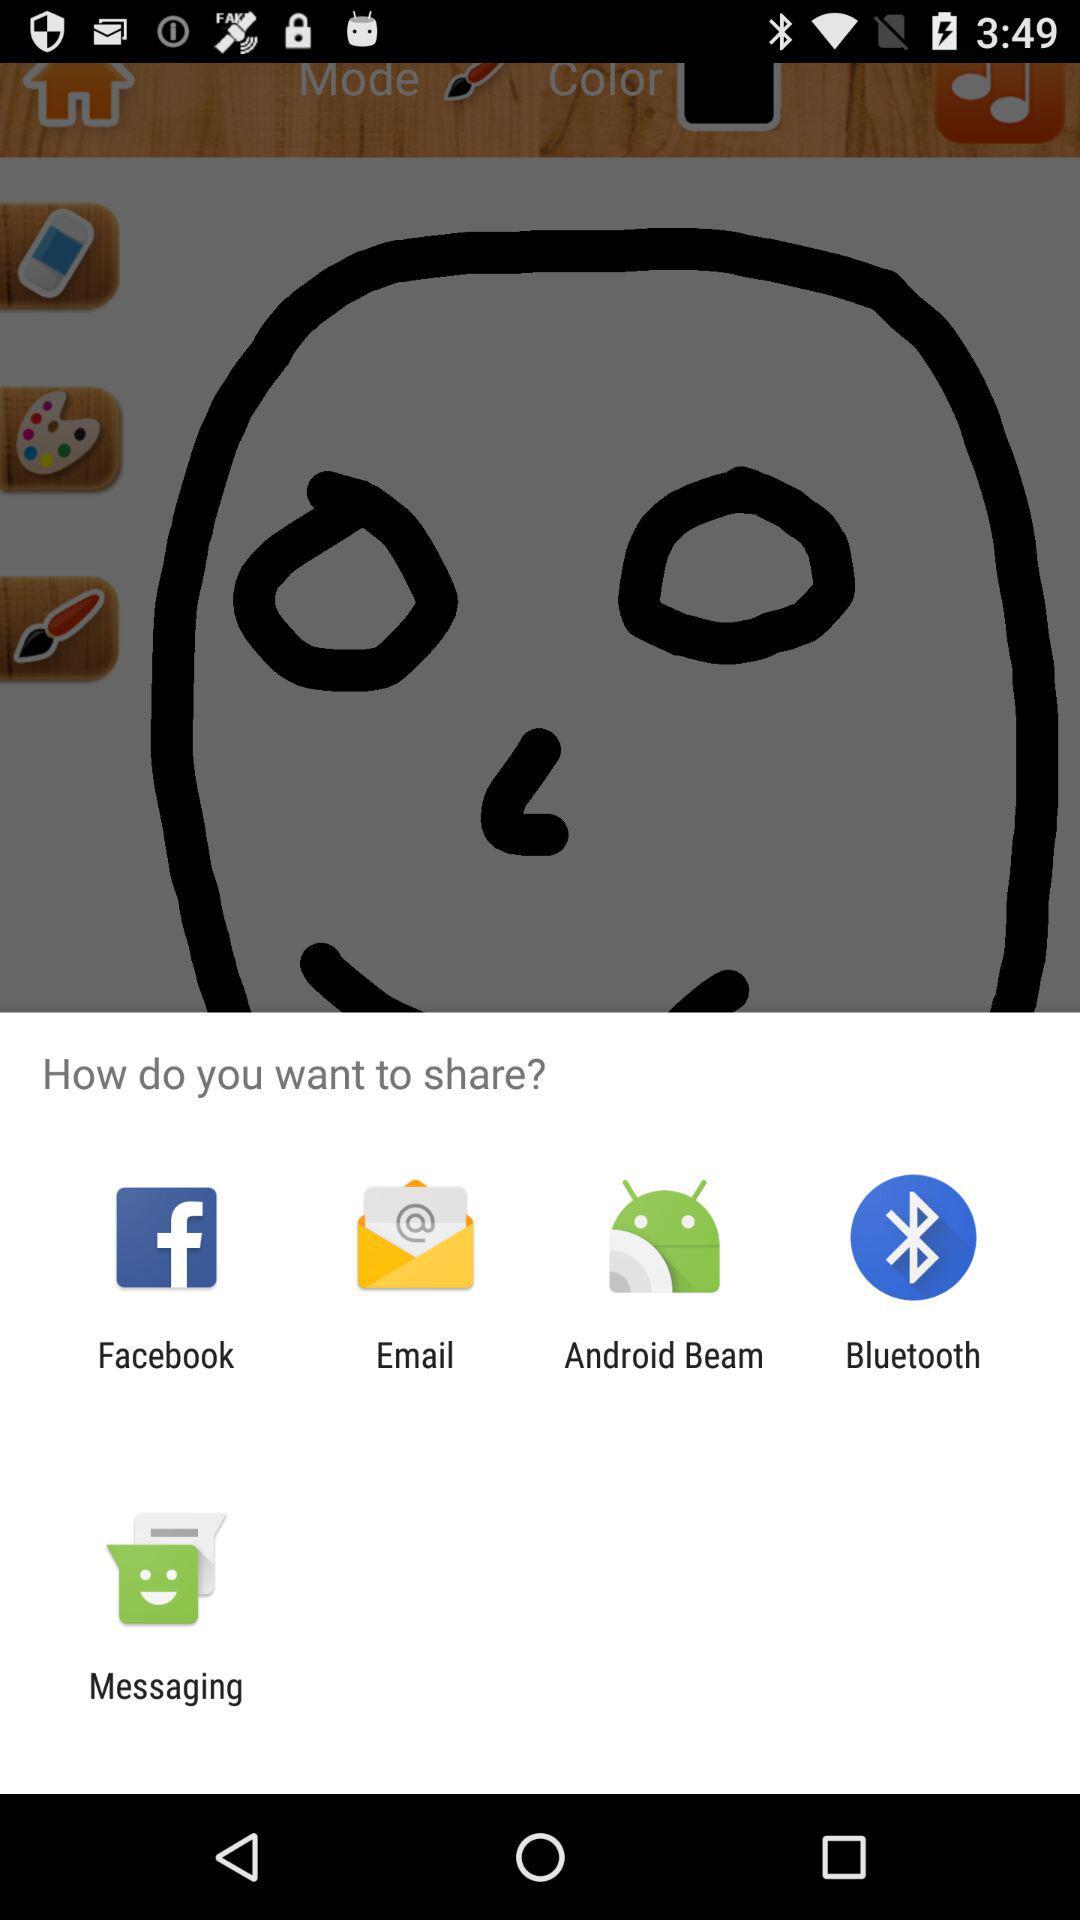 Image resolution: width=1080 pixels, height=1920 pixels. What do you see at coordinates (913, 1374) in the screenshot?
I see `app at the bottom right corner` at bounding box center [913, 1374].